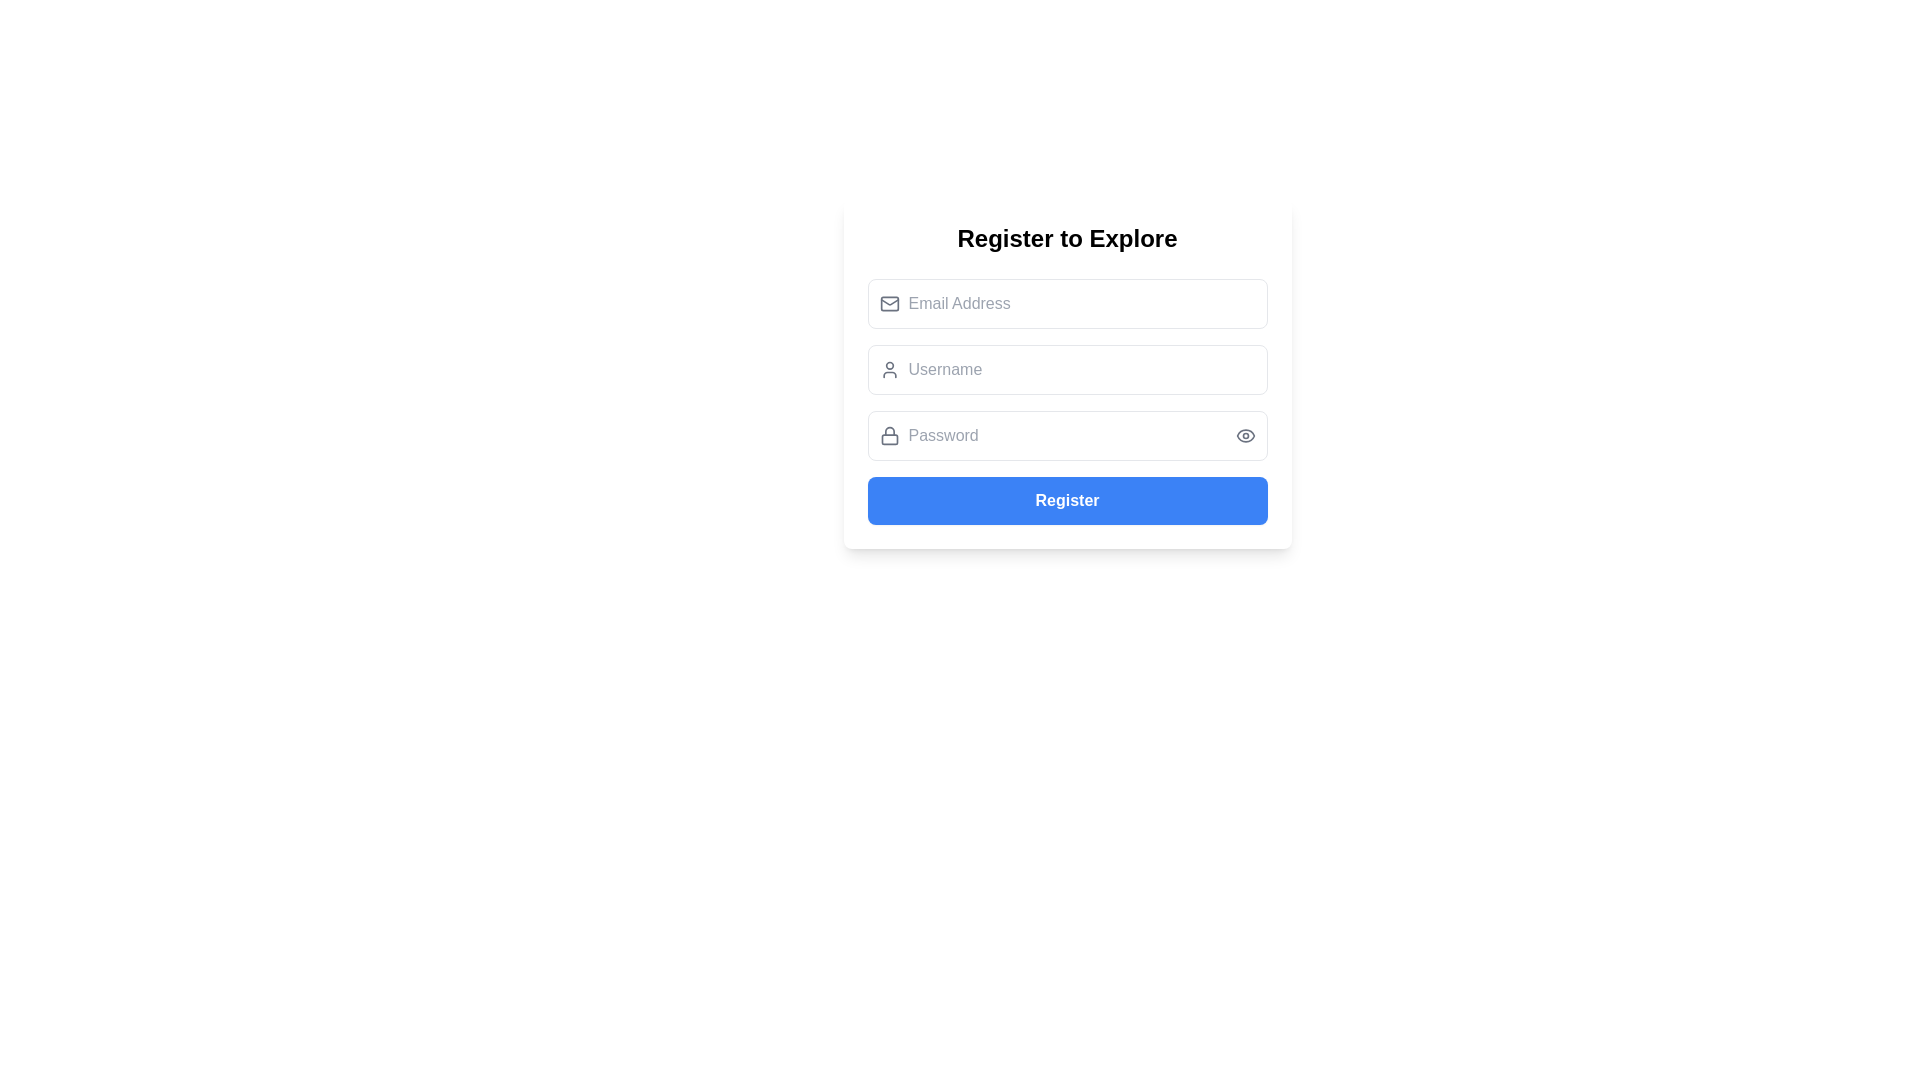  What do you see at coordinates (888, 304) in the screenshot?
I see `the decorative email icon located to the left of the 'Email Address' input field` at bounding box center [888, 304].